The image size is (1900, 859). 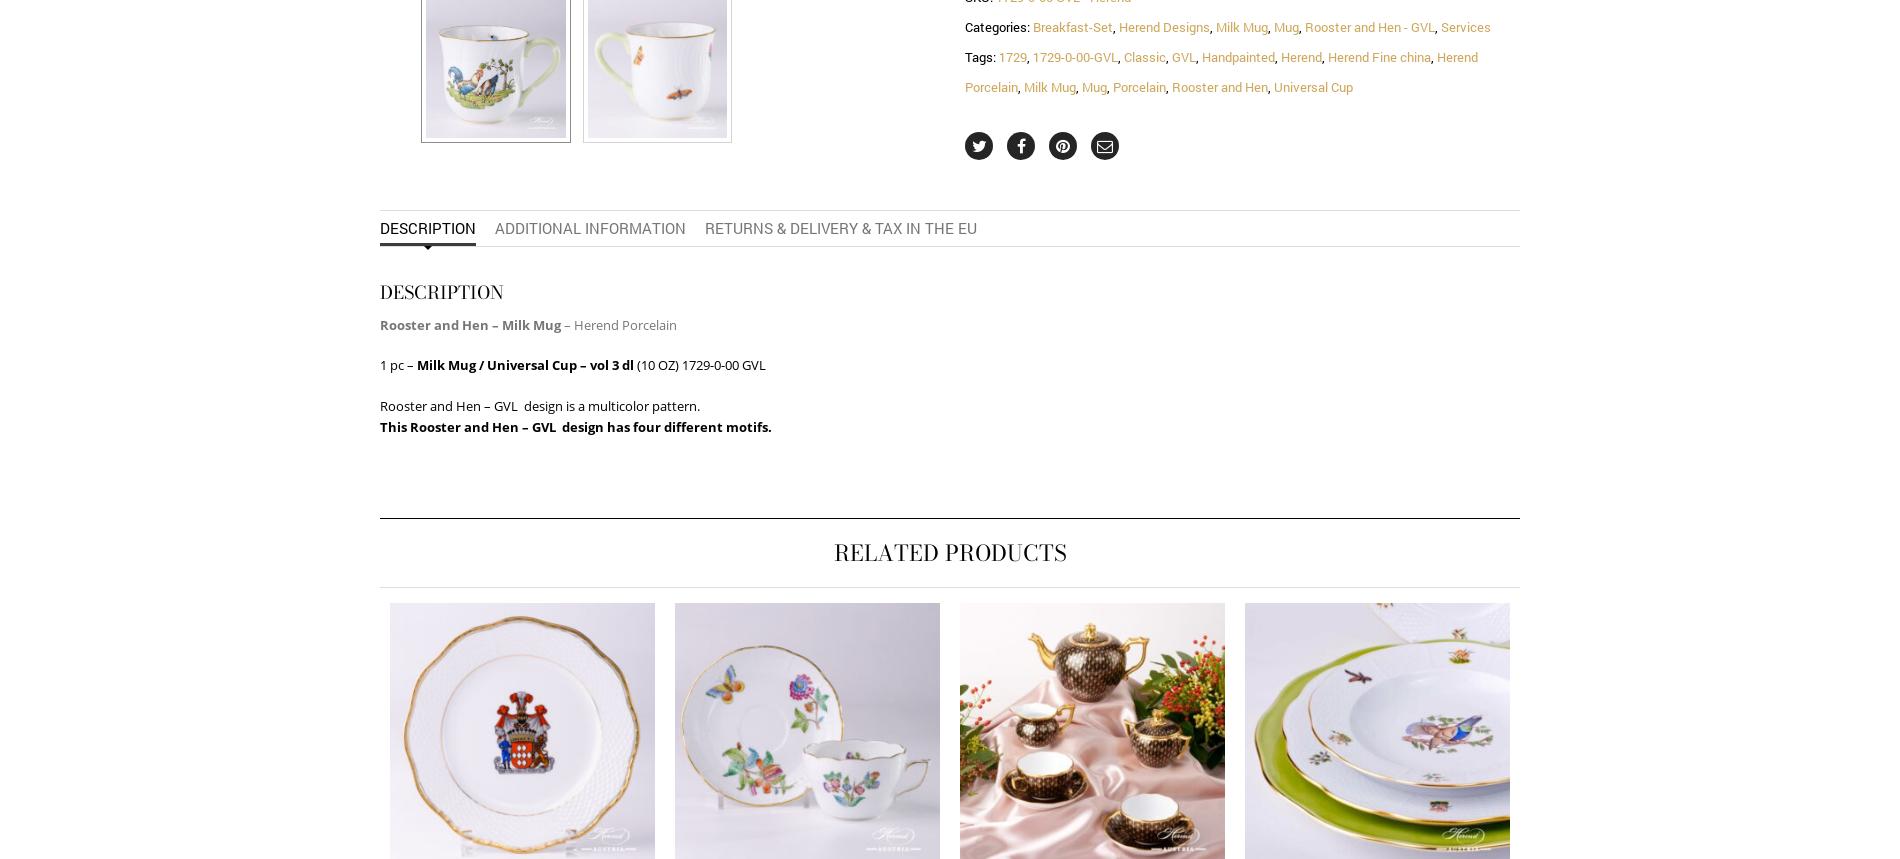 What do you see at coordinates (397, 363) in the screenshot?
I see `'1 pc –'` at bounding box center [397, 363].